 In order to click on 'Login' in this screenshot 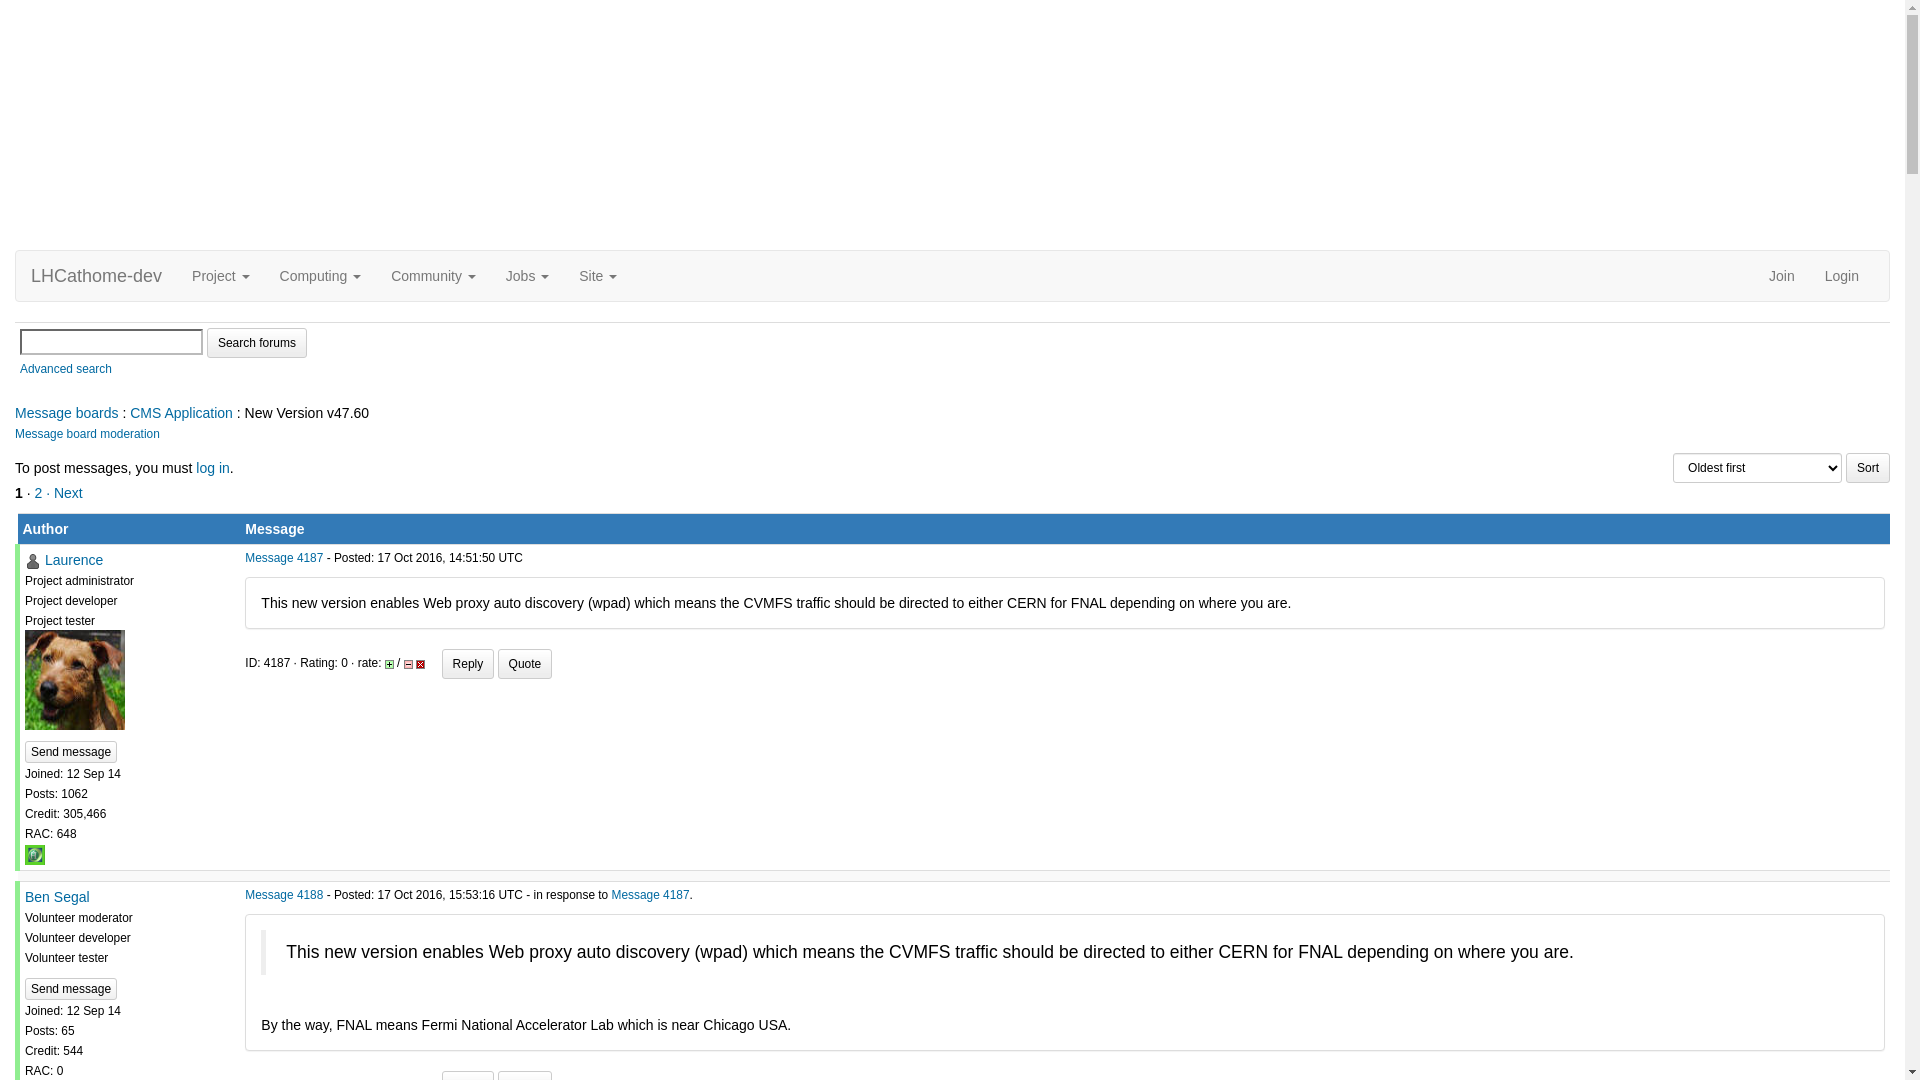, I will do `click(1809, 276)`.